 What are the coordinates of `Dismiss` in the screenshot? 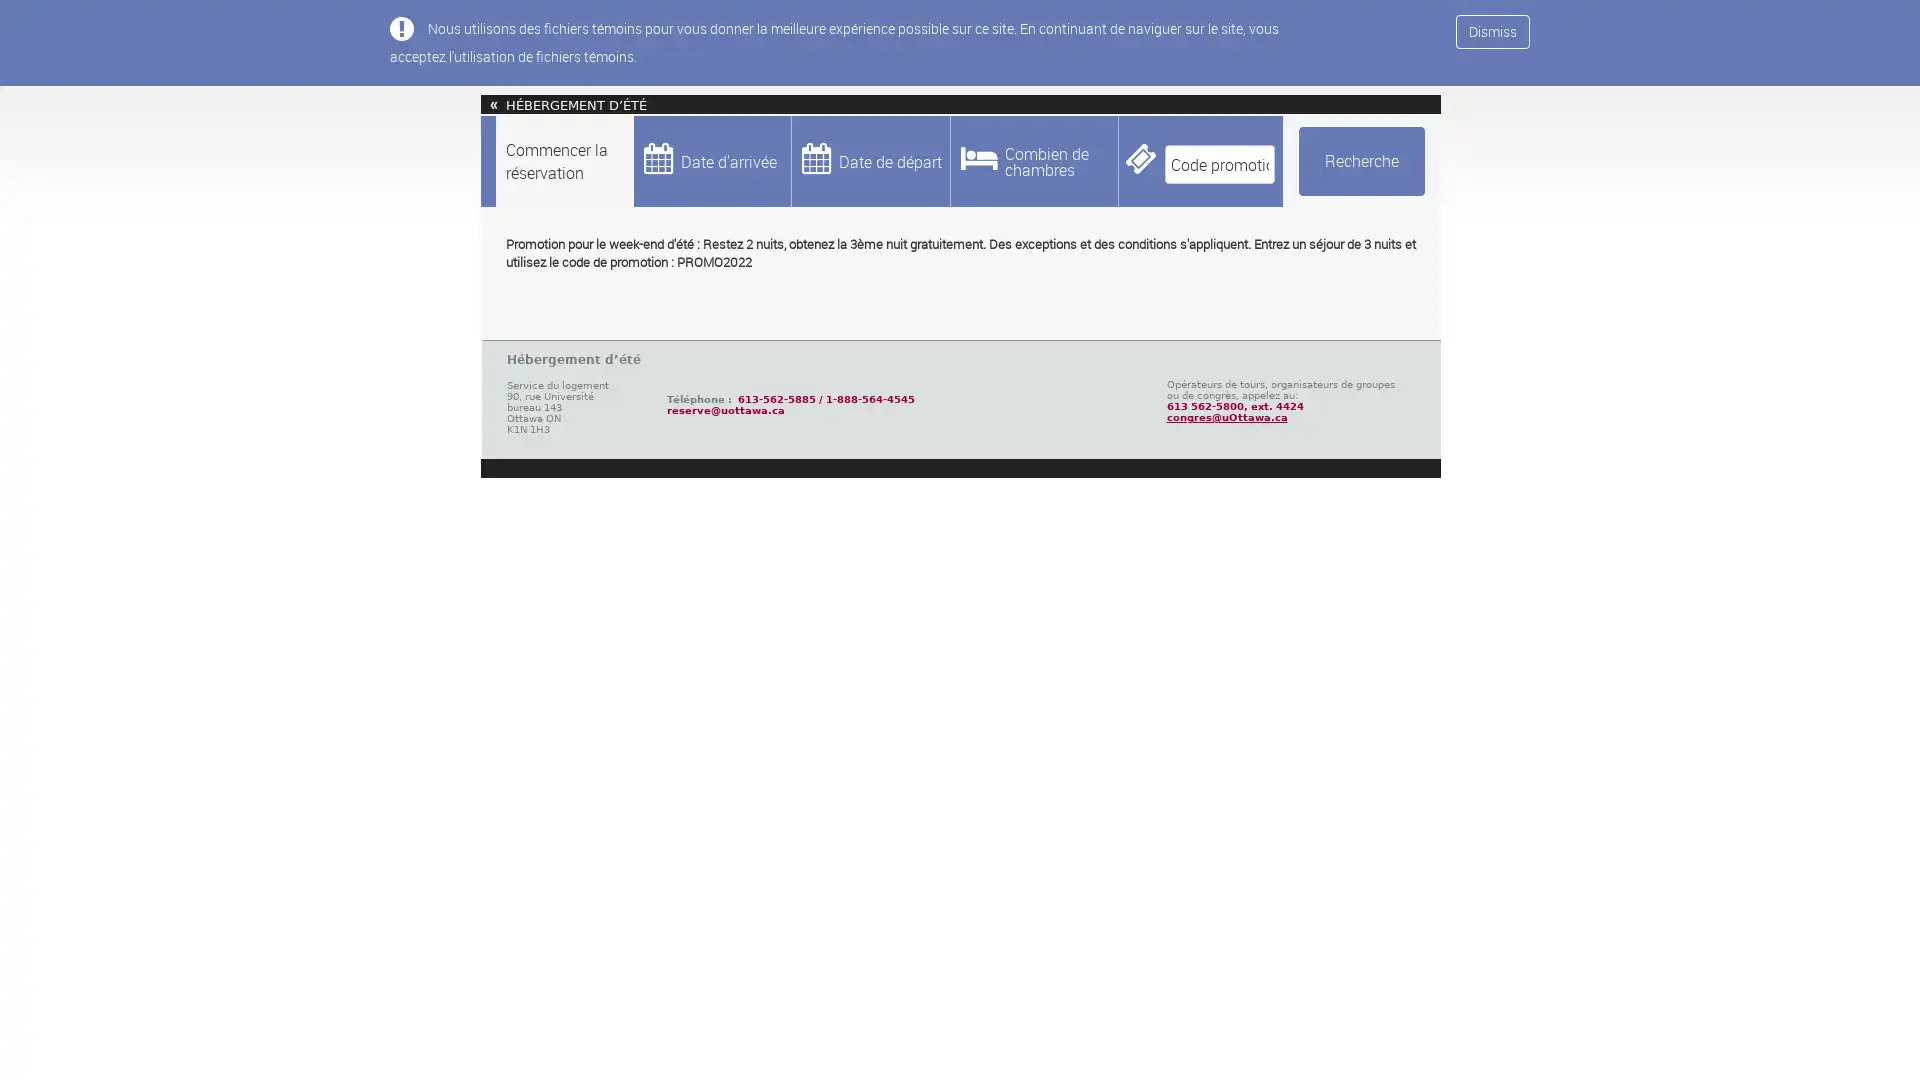 It's located at (1492, 31).